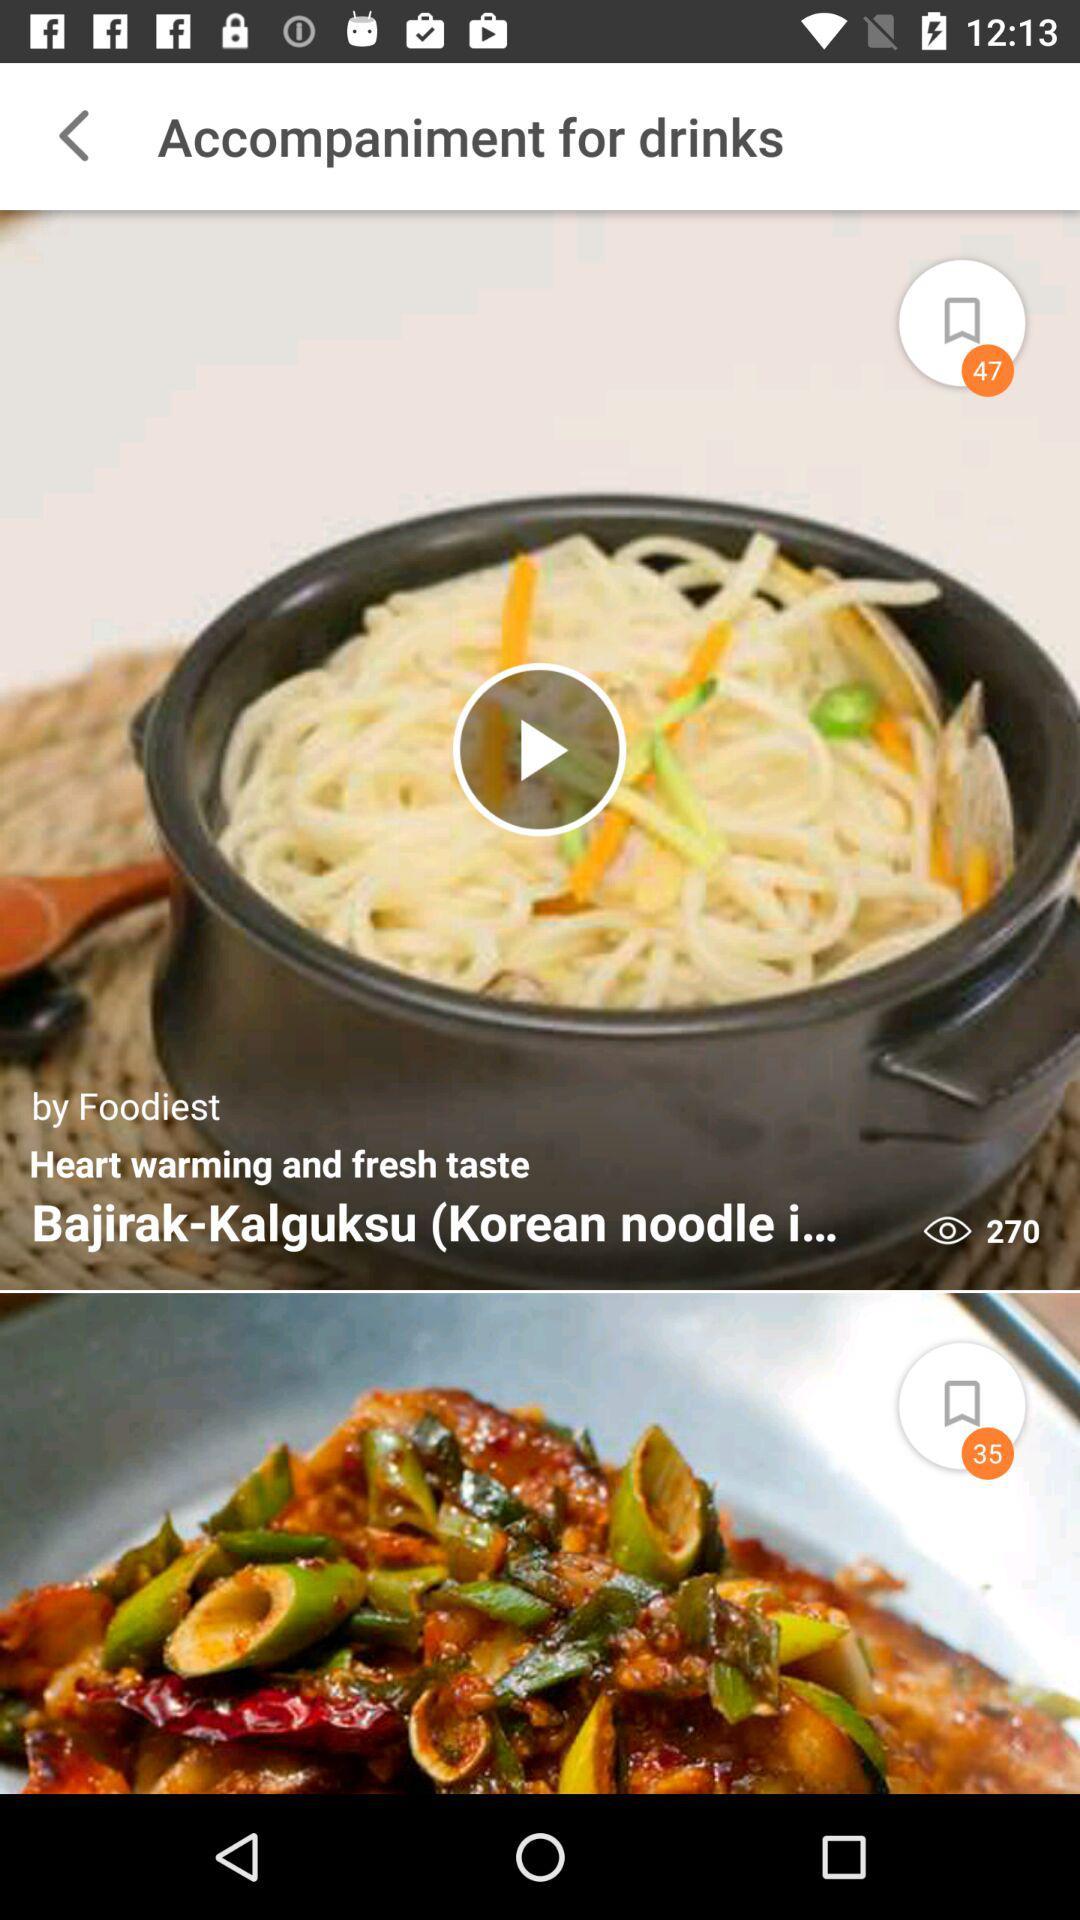 Image resolution: width=1080 pixels, height=1920 pixels. I want to click on icon at the top left corner, so click(72, 135).